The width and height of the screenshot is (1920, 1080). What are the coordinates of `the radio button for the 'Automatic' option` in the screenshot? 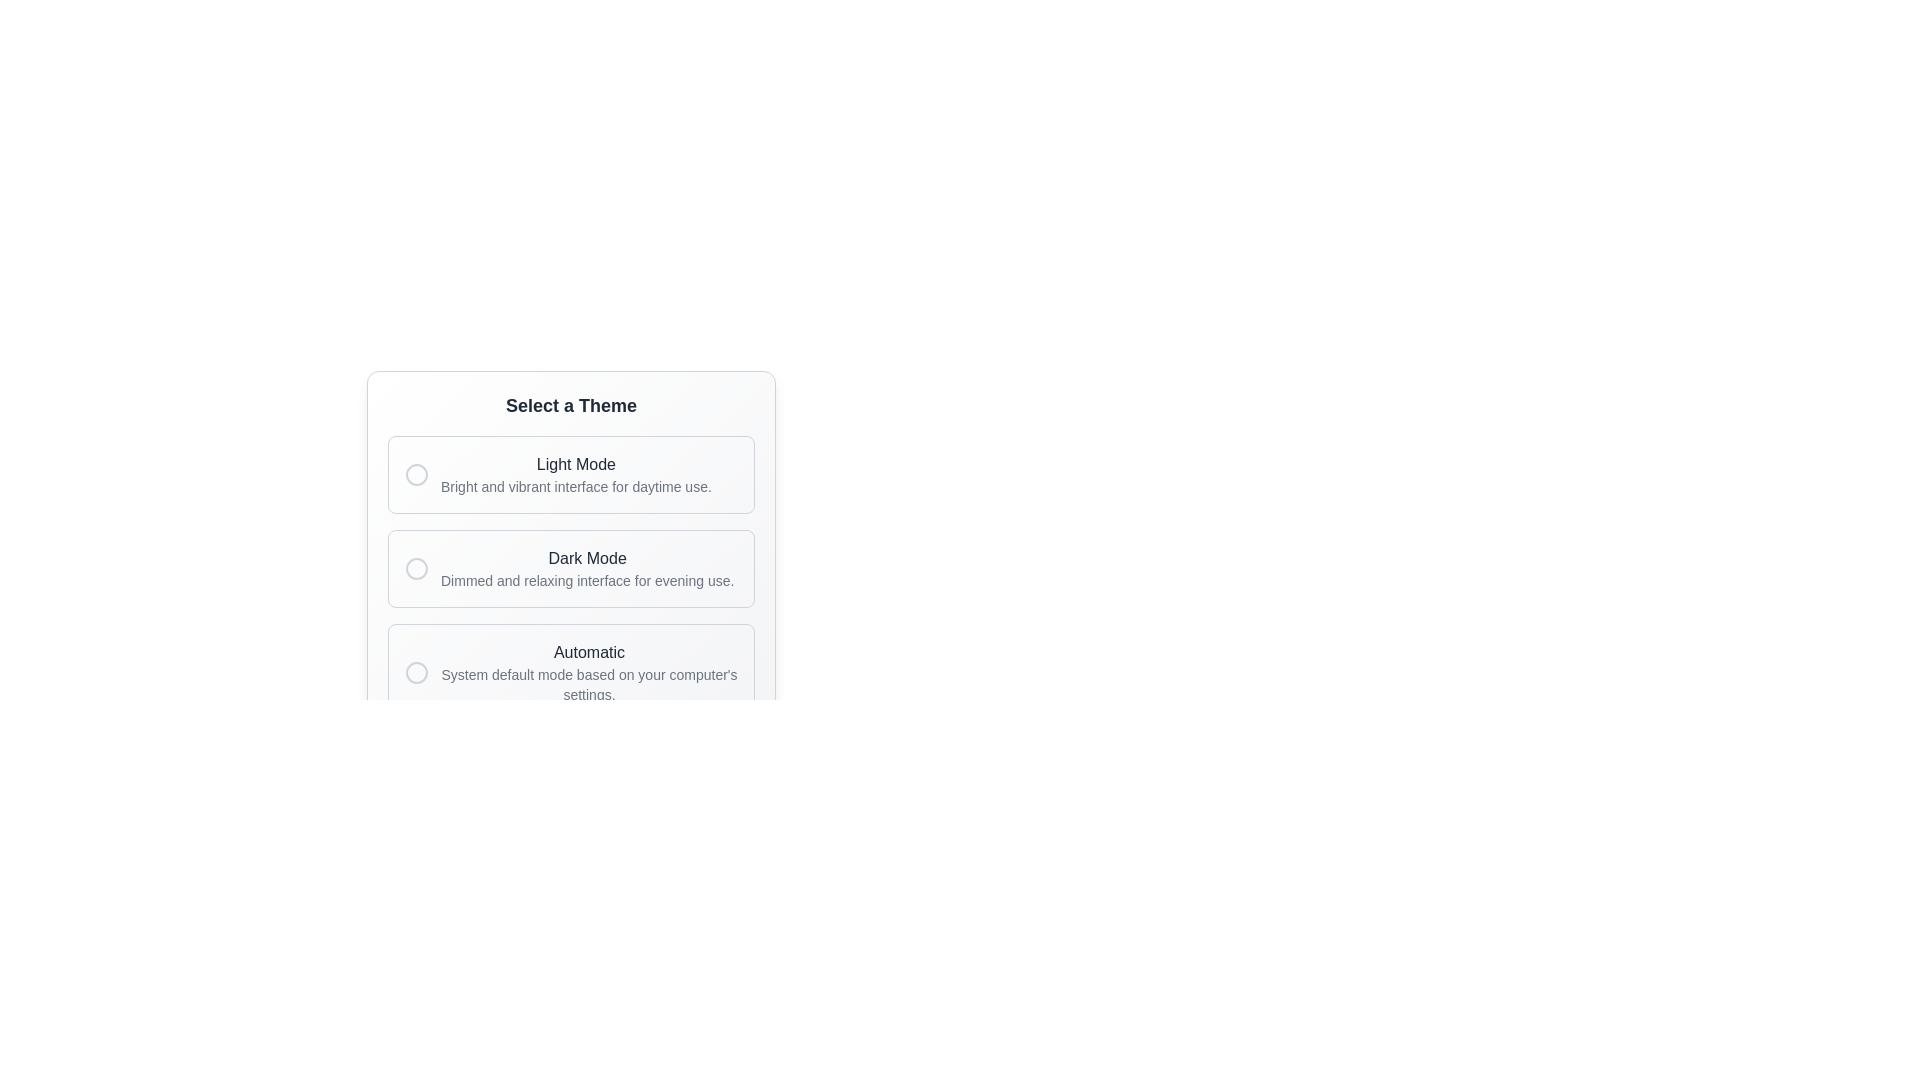 It's located at (416, 672).